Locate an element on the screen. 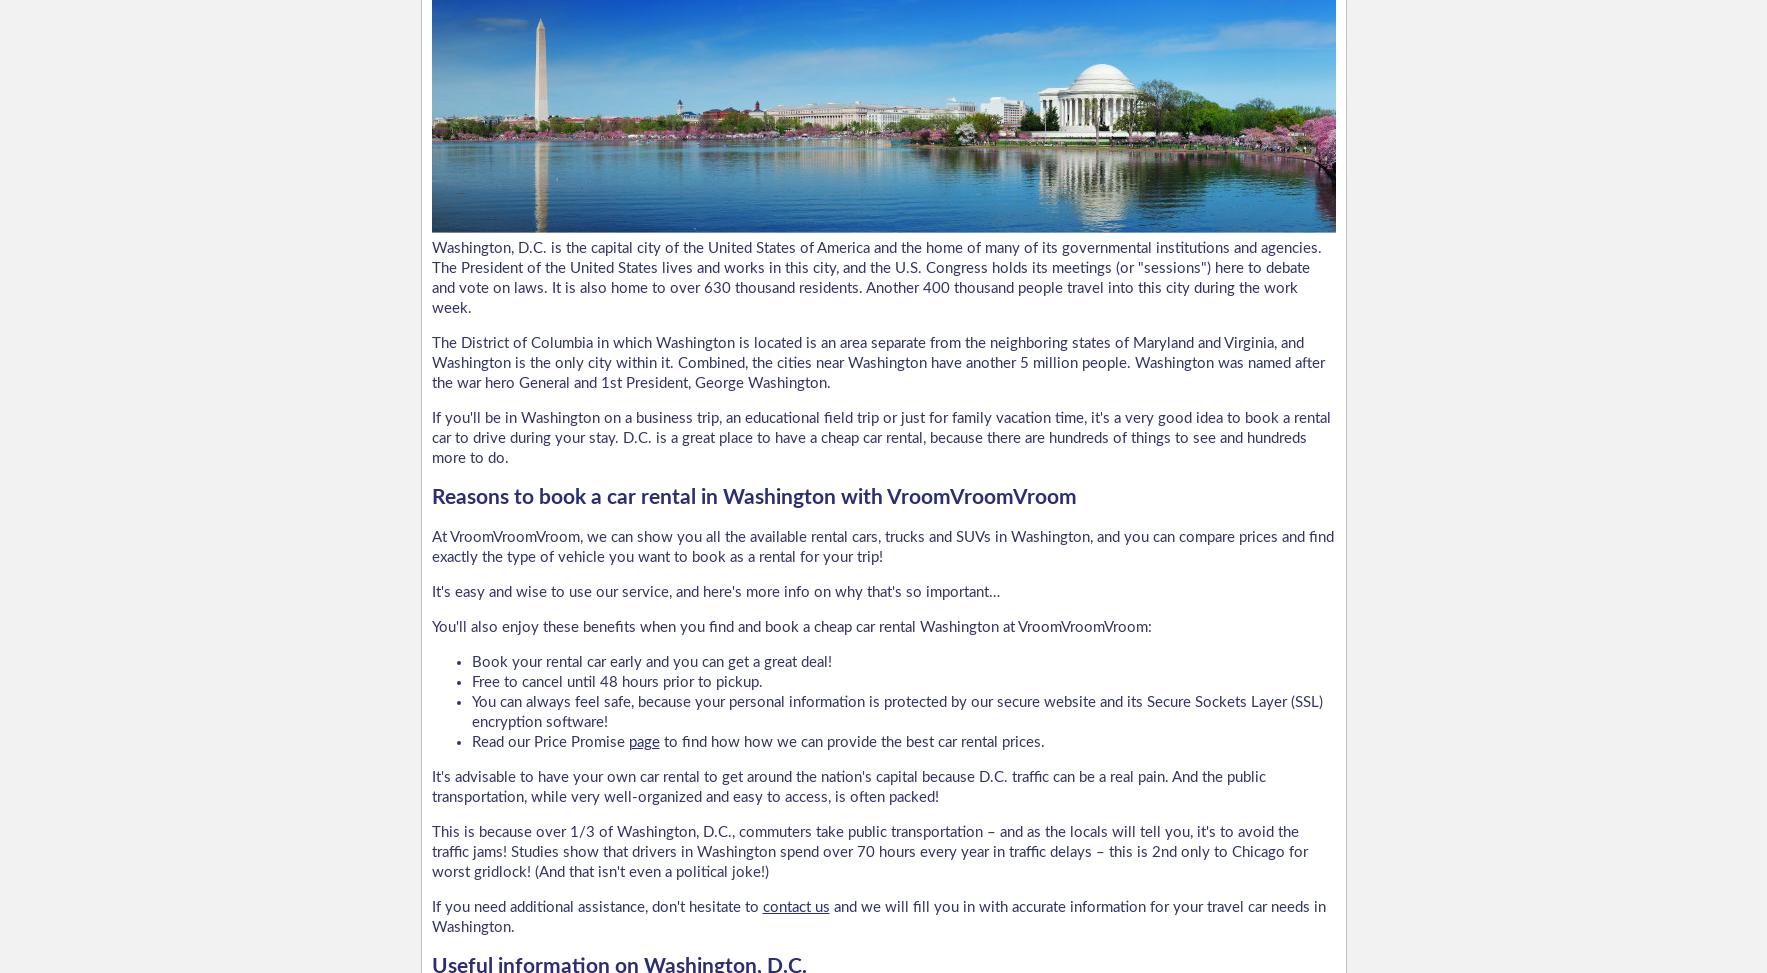 This screenshot has height=973, width=1767. 'The District of Columbia in which Washington is located is an area separate from the neighboring states of Maryland and Virginia, and Washington is the only city within it. Combined, the cities near Washington have another 5 million people. Washington was named after the war hero General and 1st President, George Washington.' is located at coordinates (876, 361).